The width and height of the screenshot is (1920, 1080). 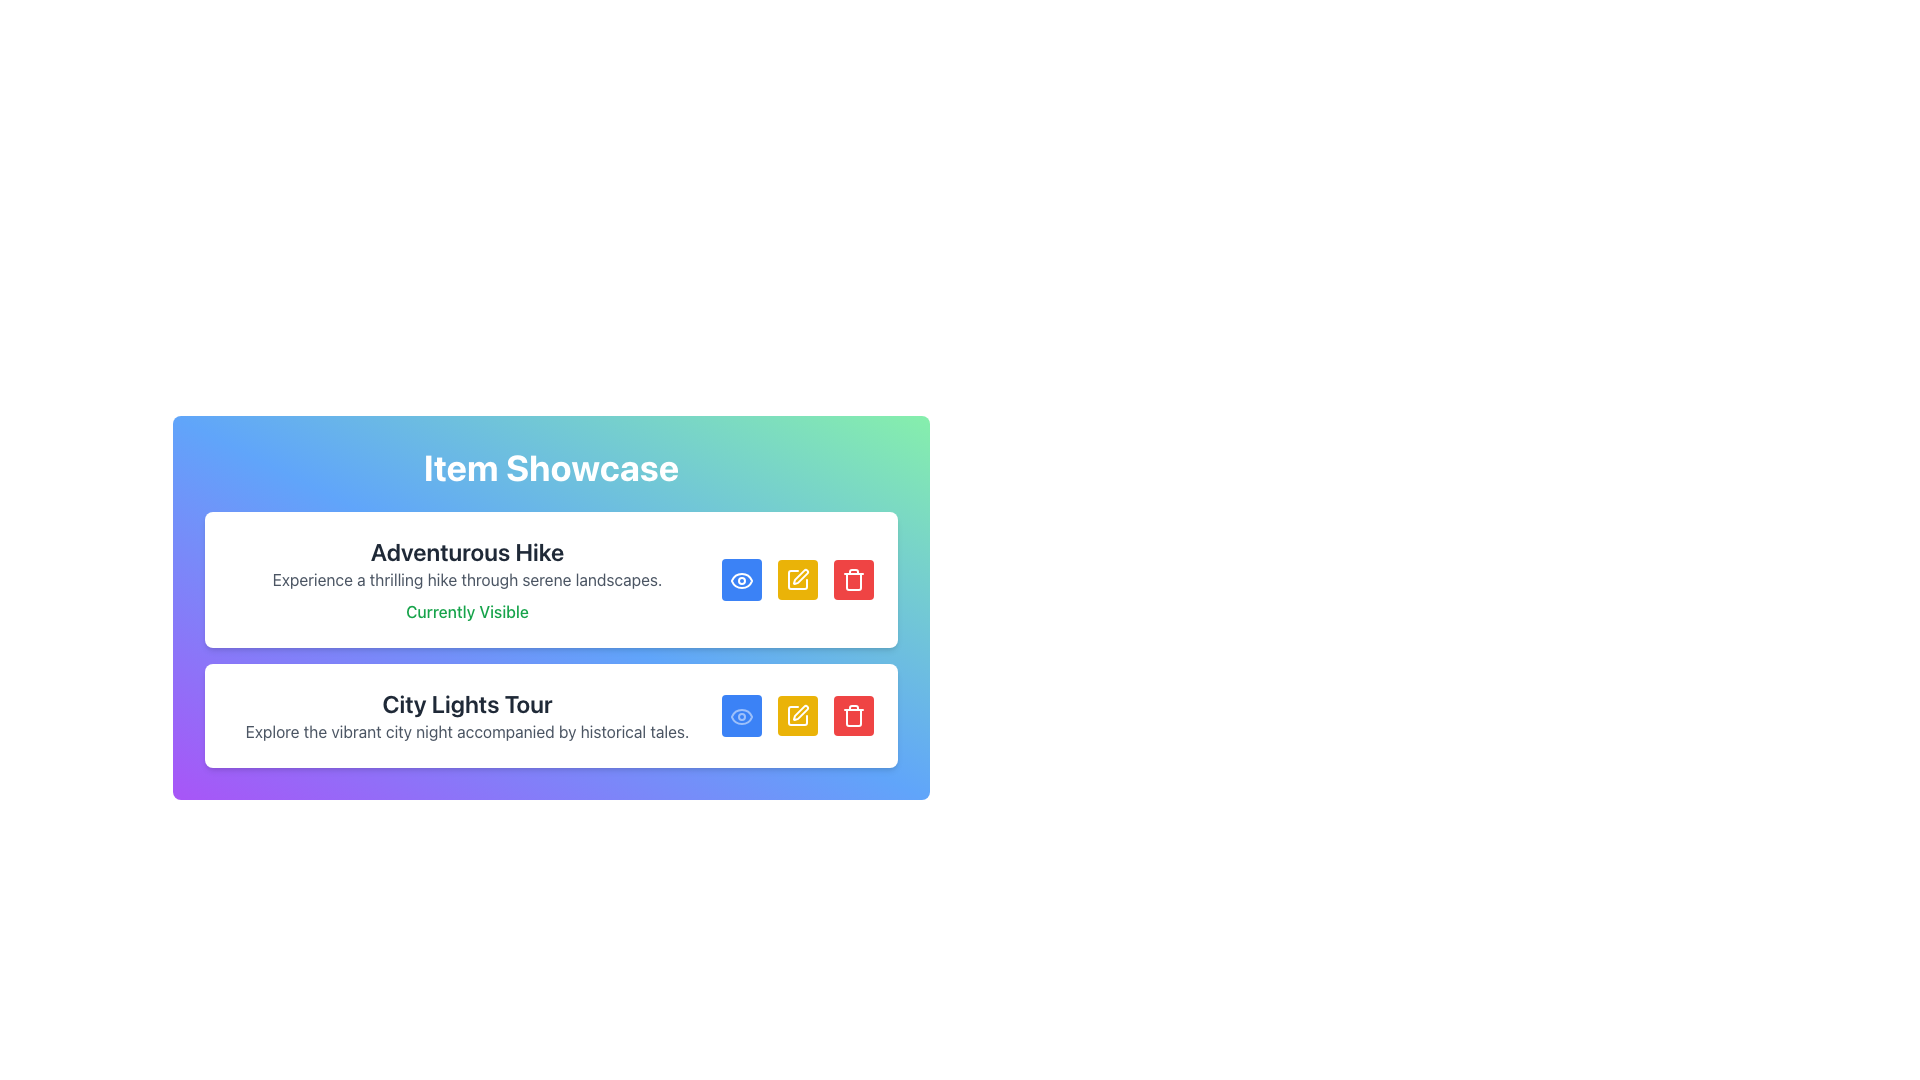 I want to click on the middle button in the horizontal row of action buttons associated with the 'City Lights Tour' item, so click(x=801, y=712).